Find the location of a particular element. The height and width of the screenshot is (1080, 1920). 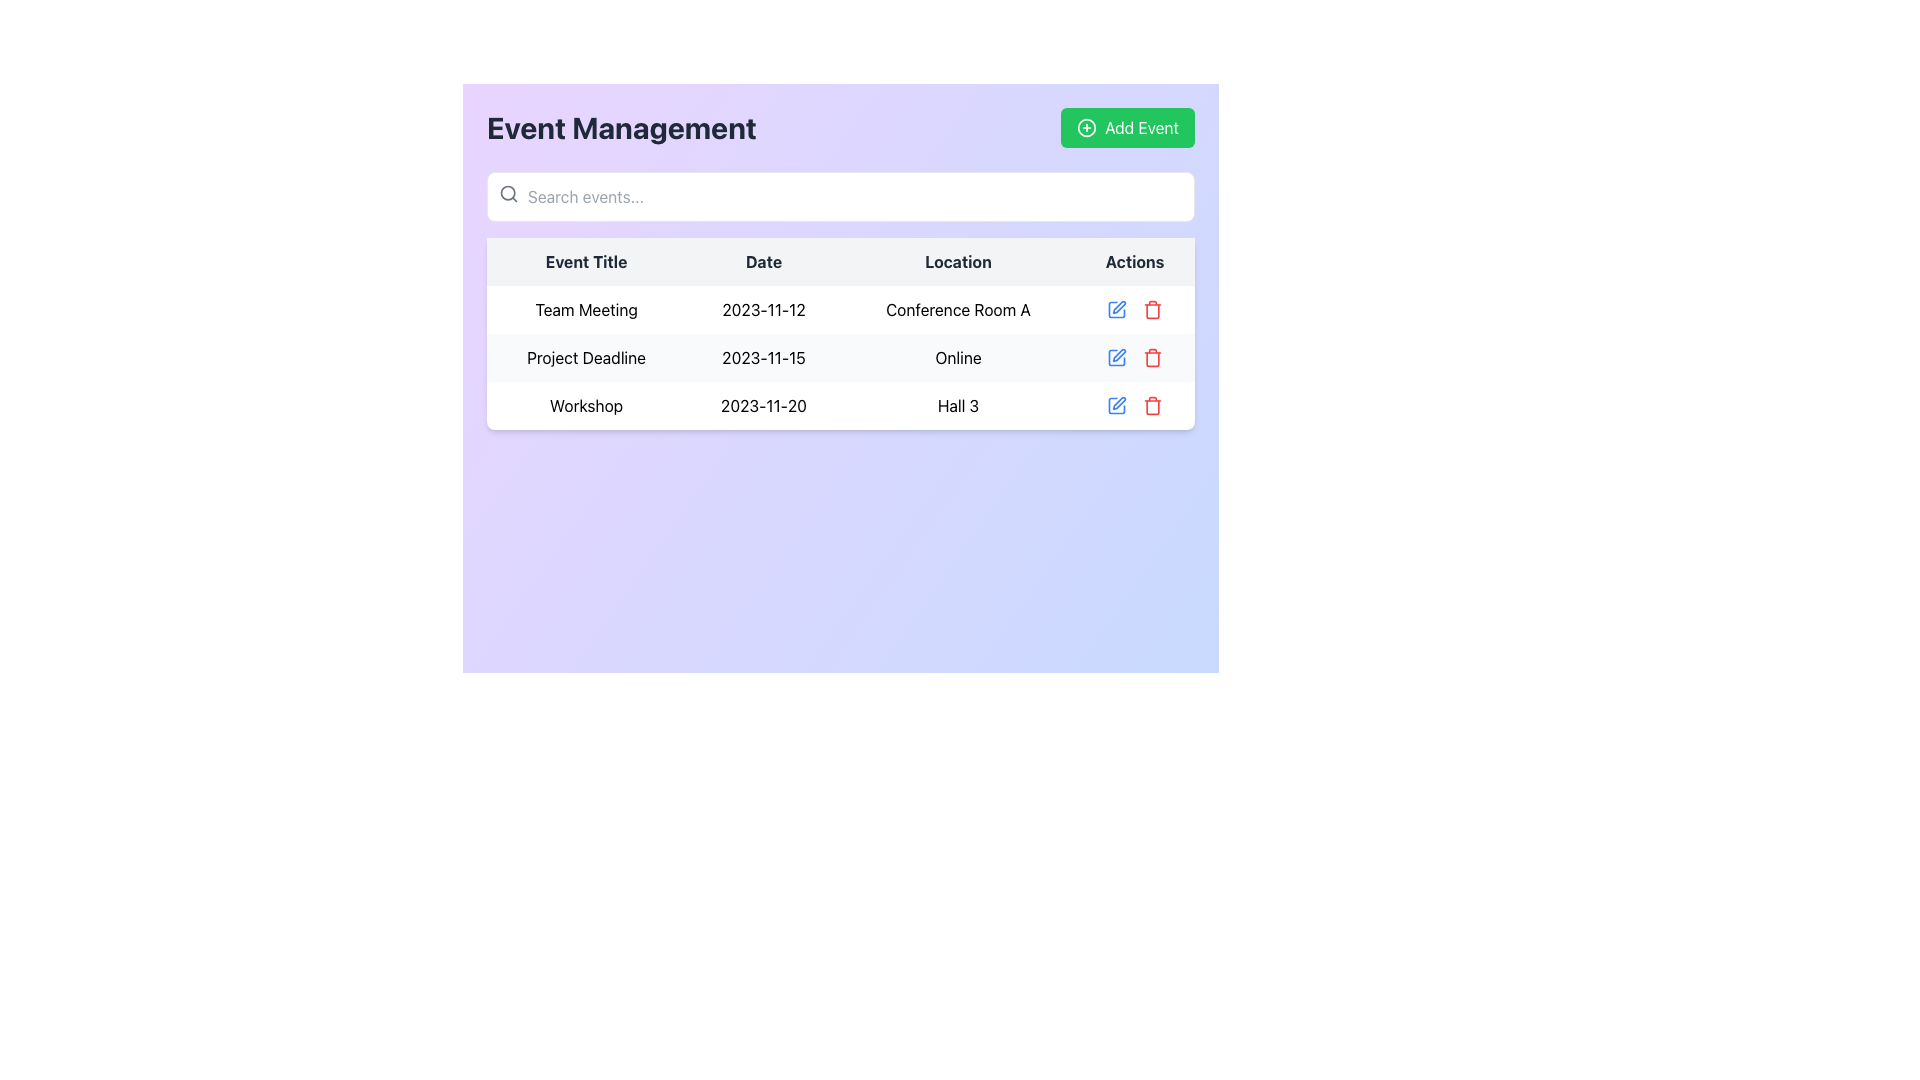

contents of the static text displaying 'Conference Room A' located in the 'Location' column of the table for the 'Team Meeting' entry is located at coordinates (957, 309).